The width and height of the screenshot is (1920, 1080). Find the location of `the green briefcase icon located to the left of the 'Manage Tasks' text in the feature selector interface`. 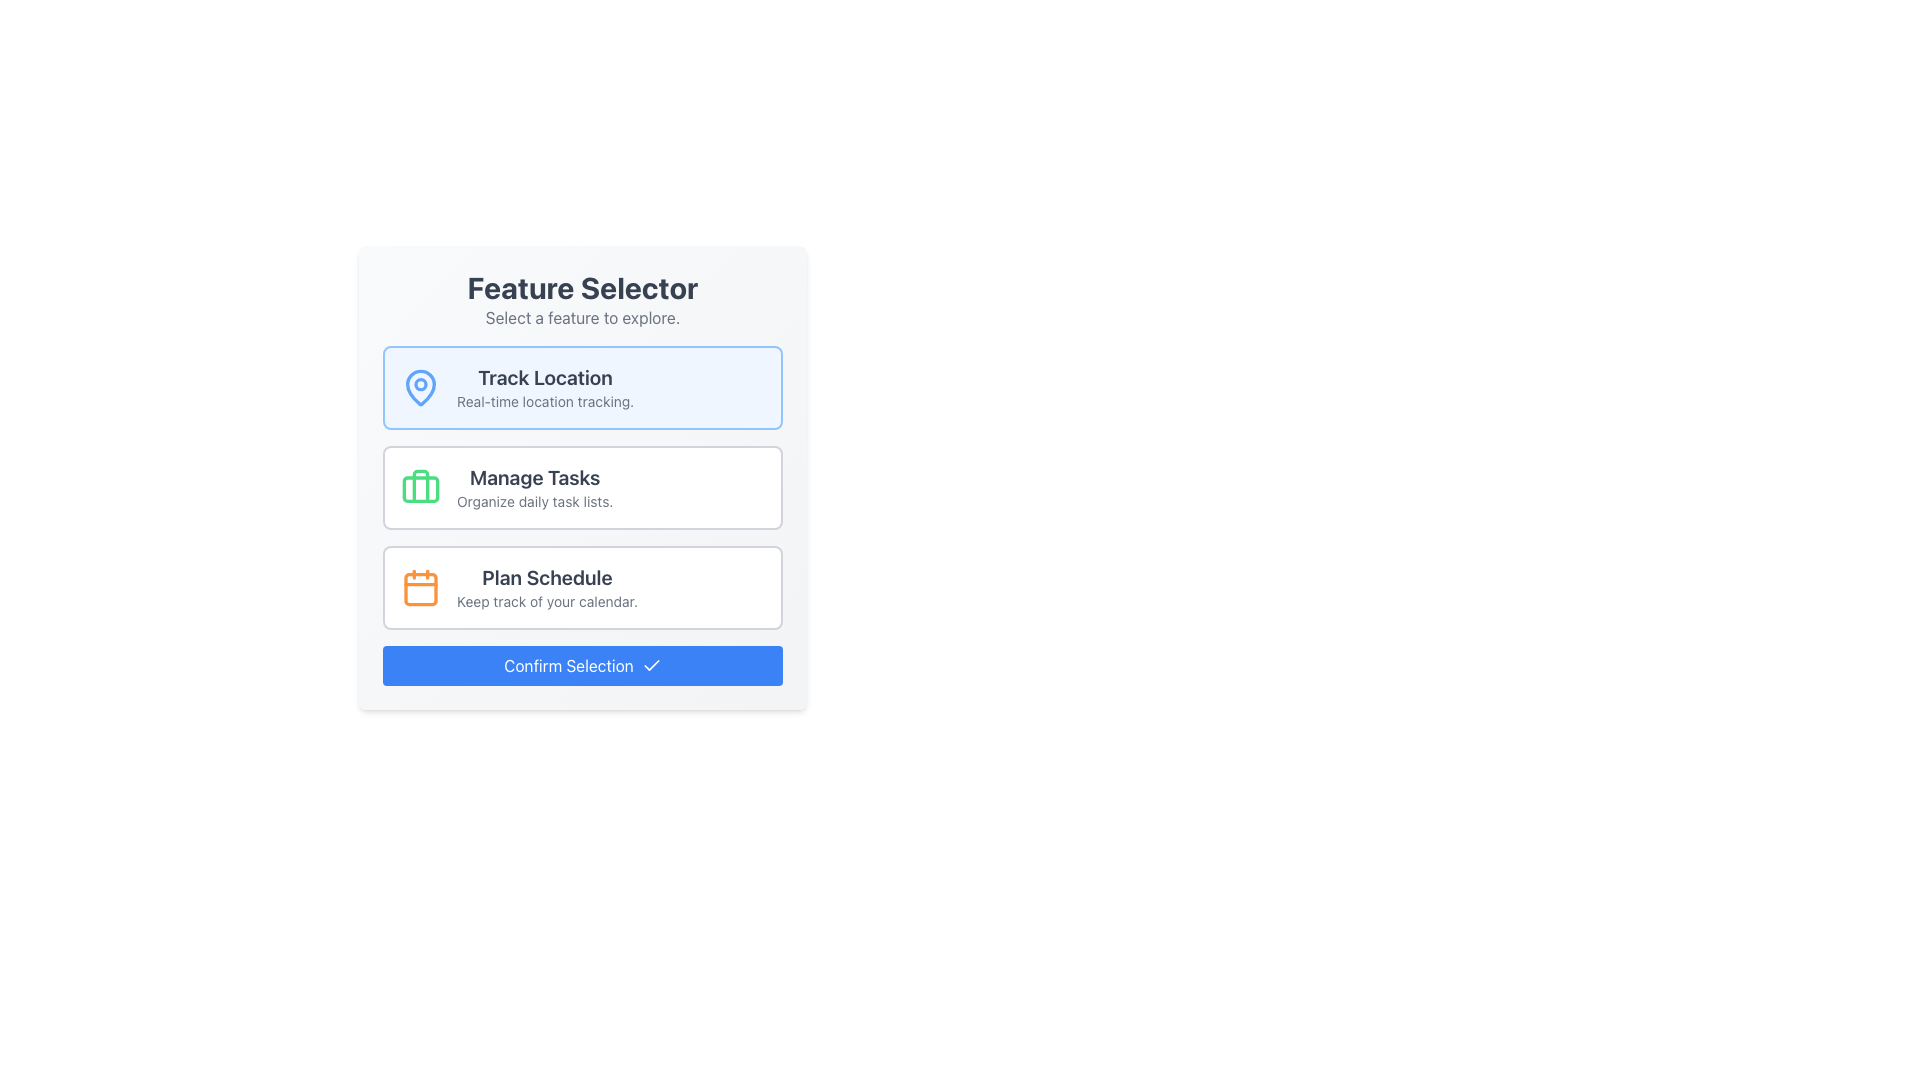

the green briefcase icon located to the left of the 'Manage Tasks' text in the feature selector interface is located at coordinates (420, 488).